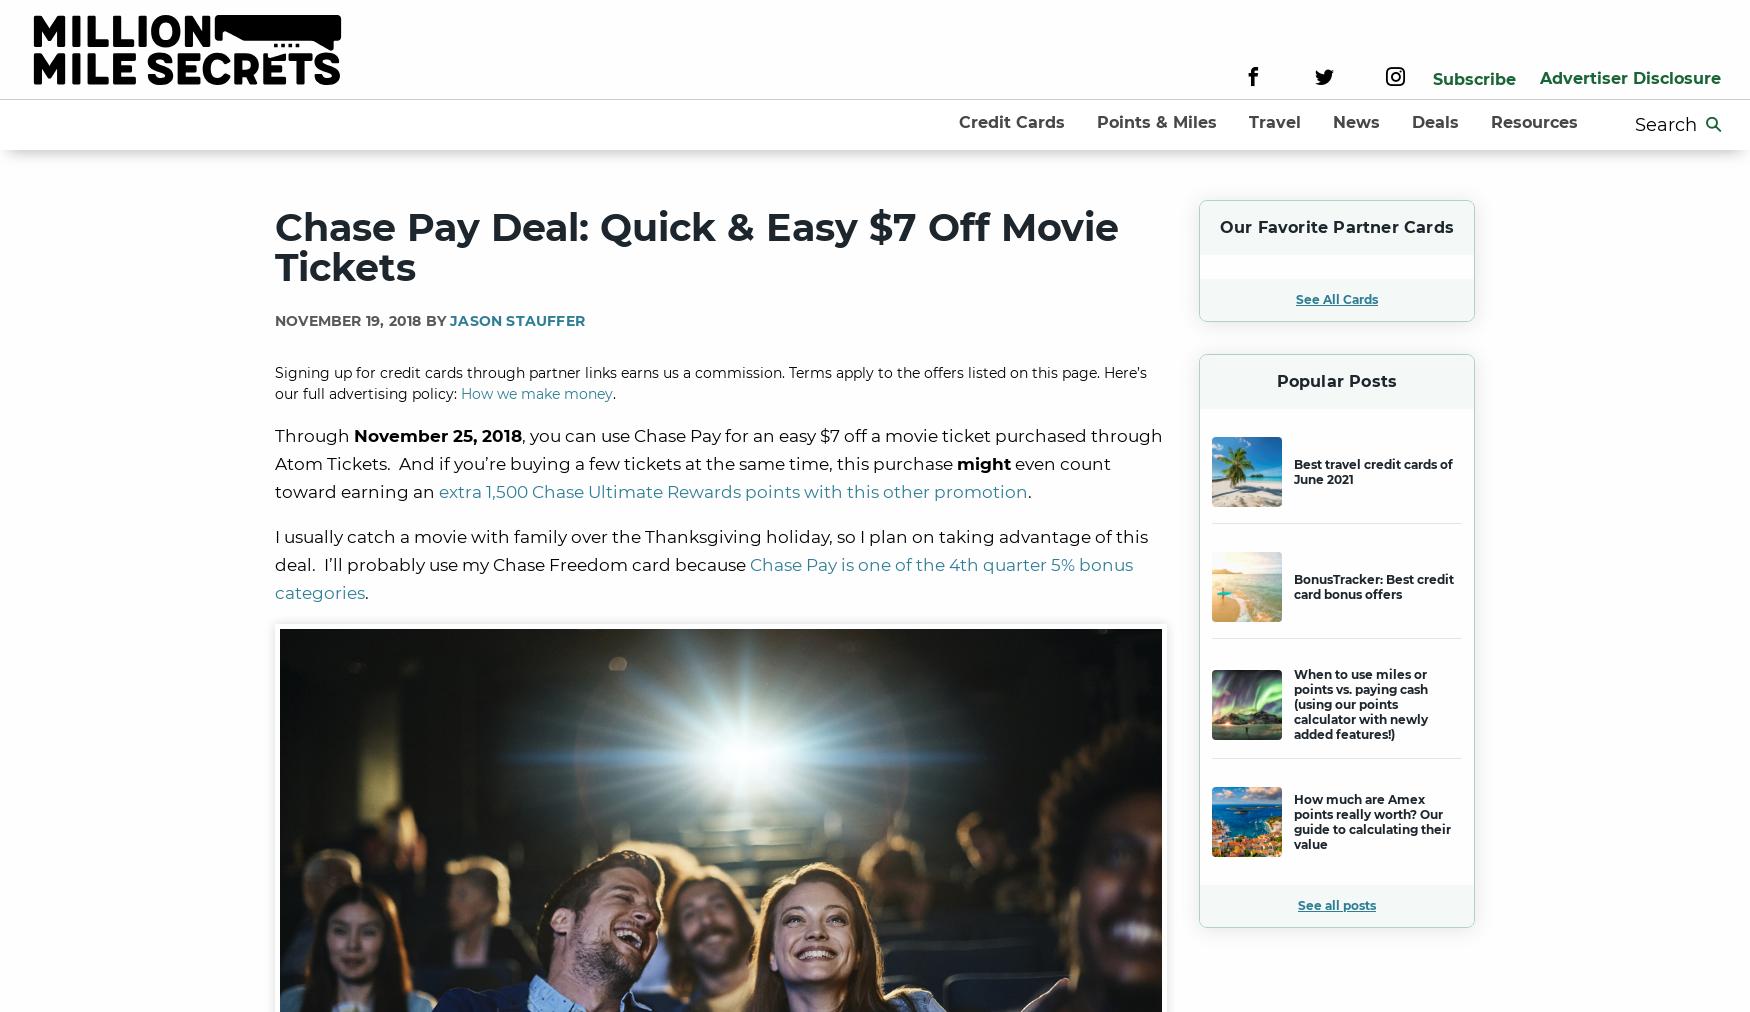 This screenshot has height=1012, width=1750. What do you see at coordinates (1238, 179) in the screenshot?
I see `'Airlines'` at bounding box center [1238, 179].